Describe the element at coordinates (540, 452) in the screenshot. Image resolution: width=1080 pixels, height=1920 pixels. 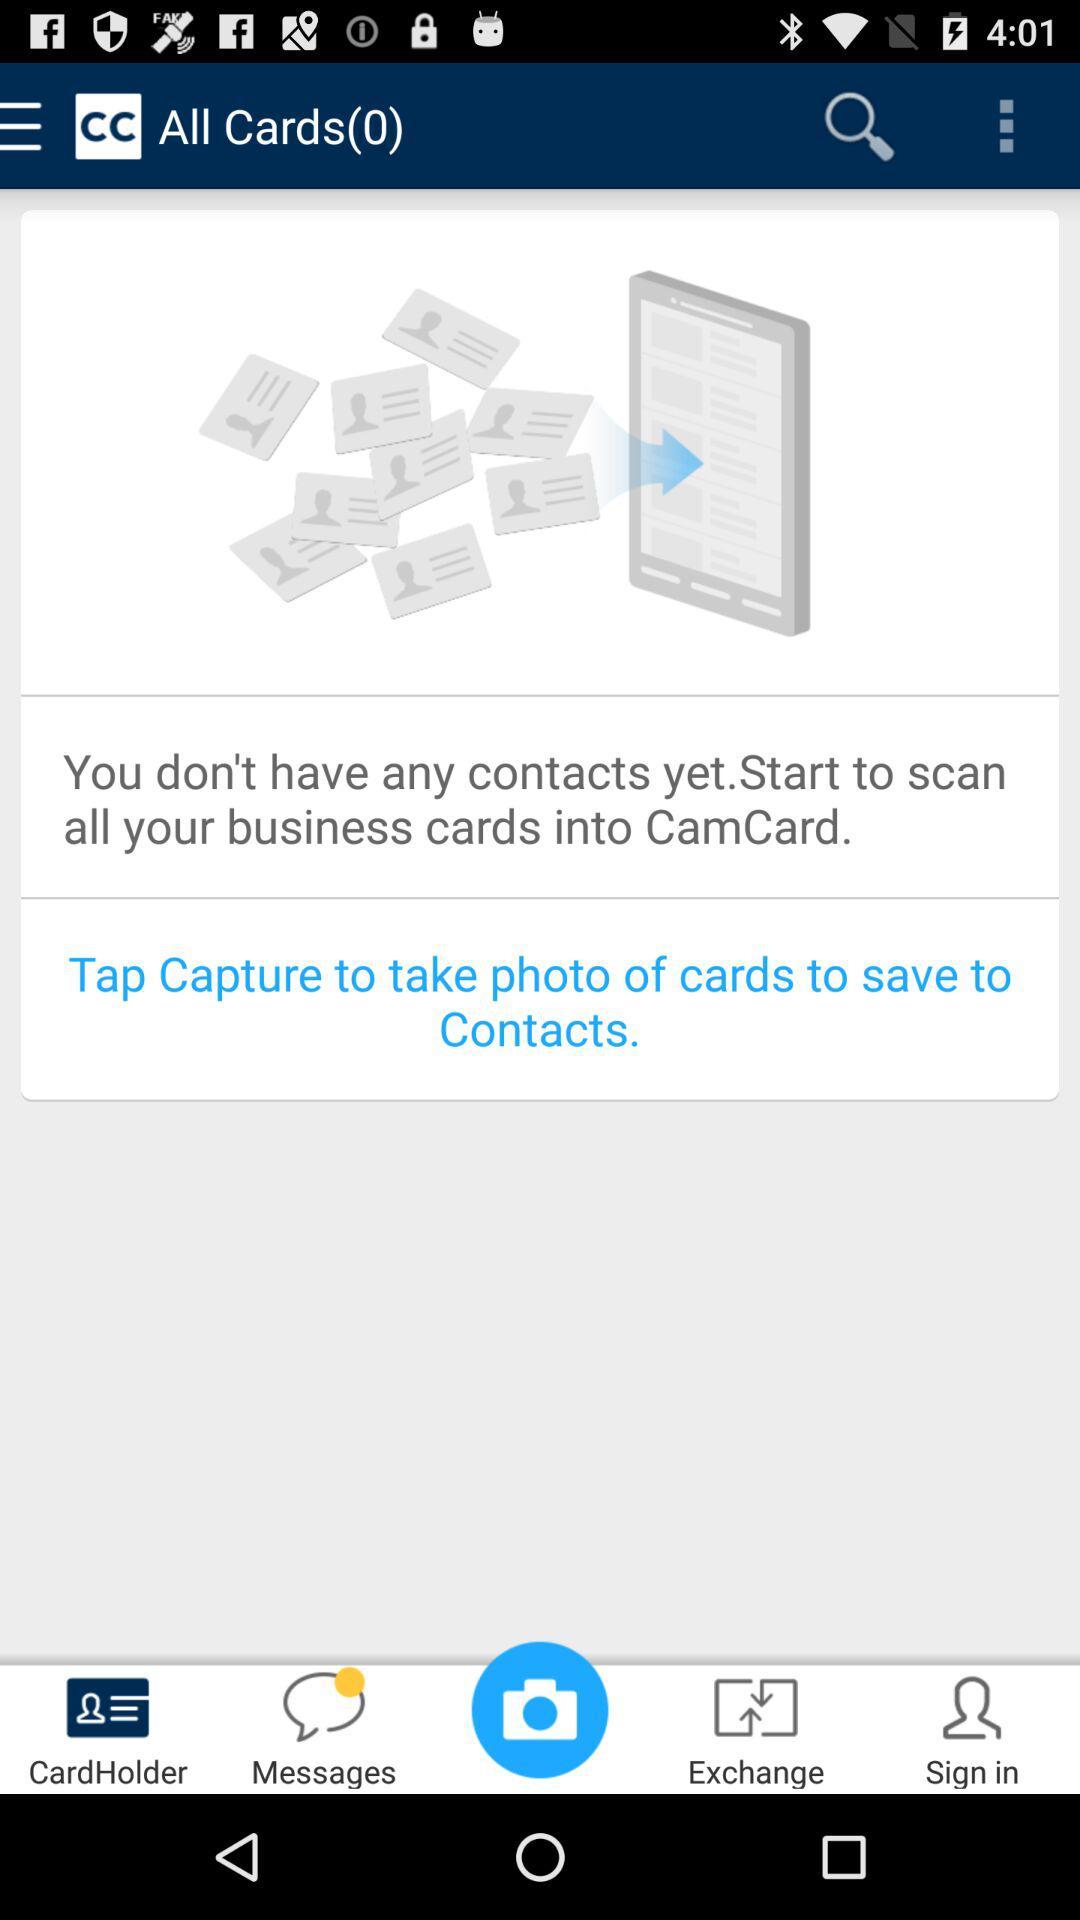
I see `to image which is under the all cards` at that location.